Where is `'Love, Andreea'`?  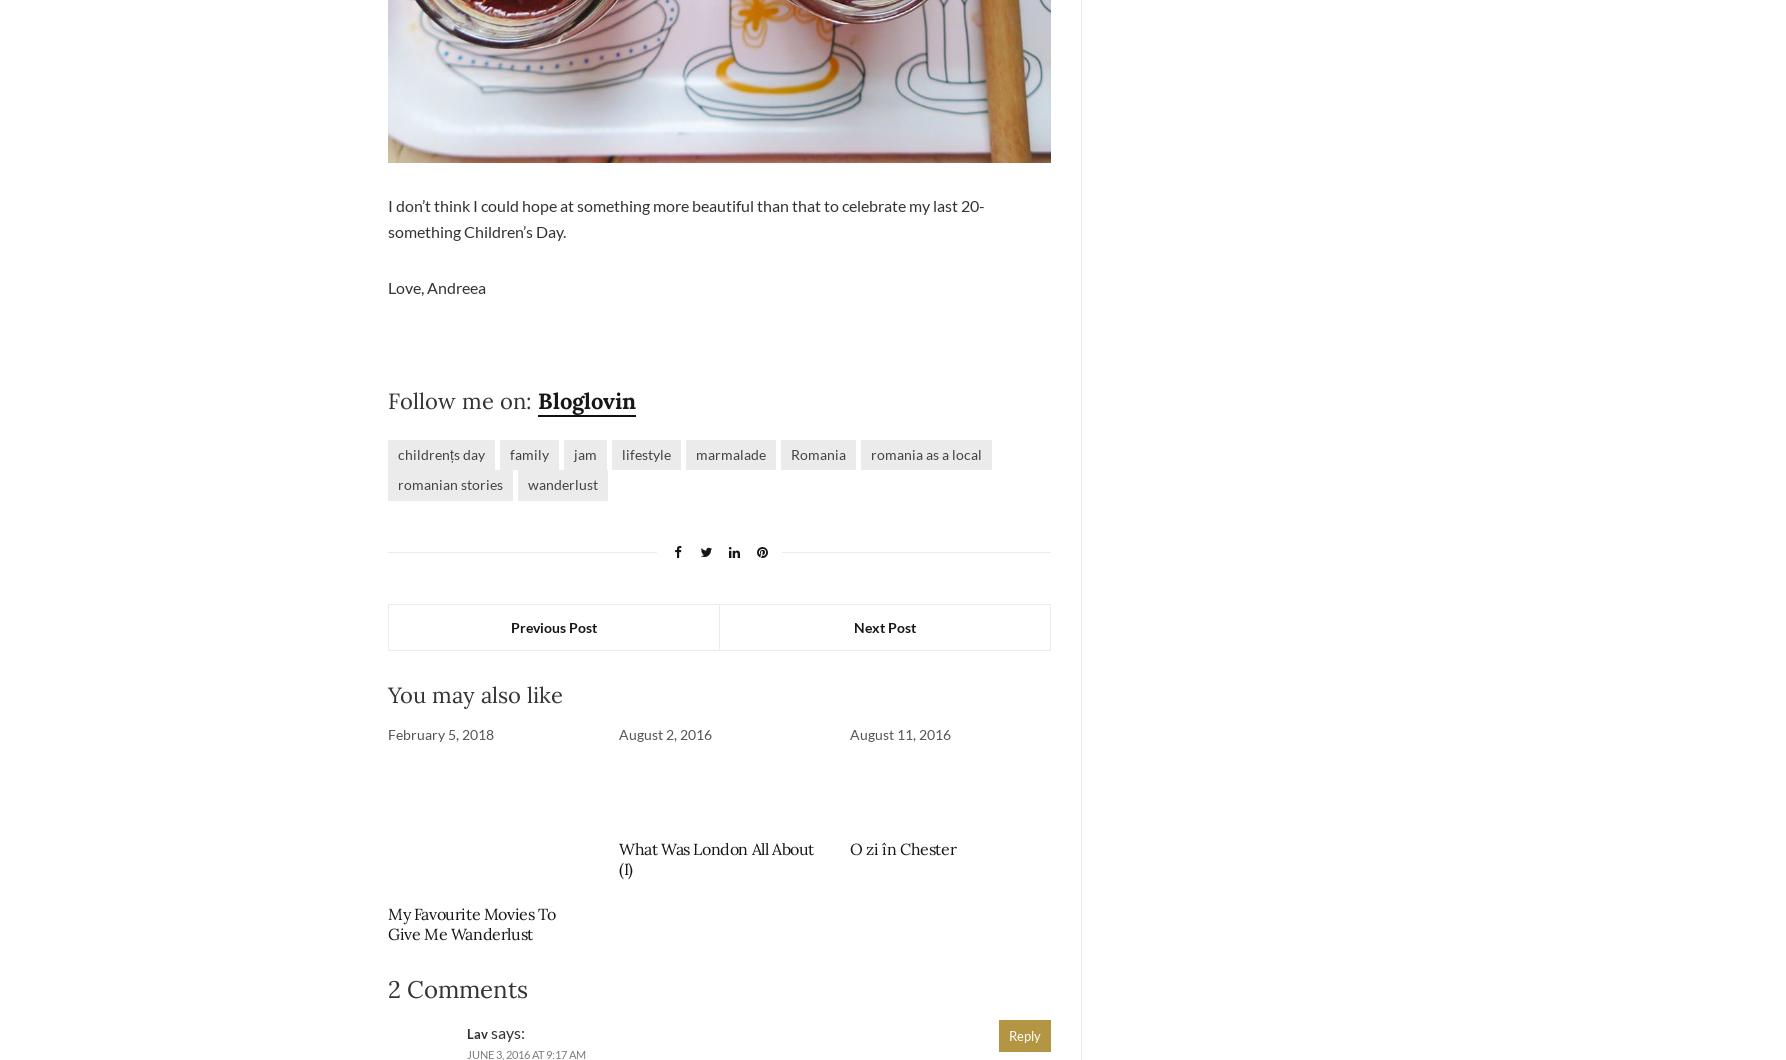
'Love, Andreea' is located at coordinates (437, 286).